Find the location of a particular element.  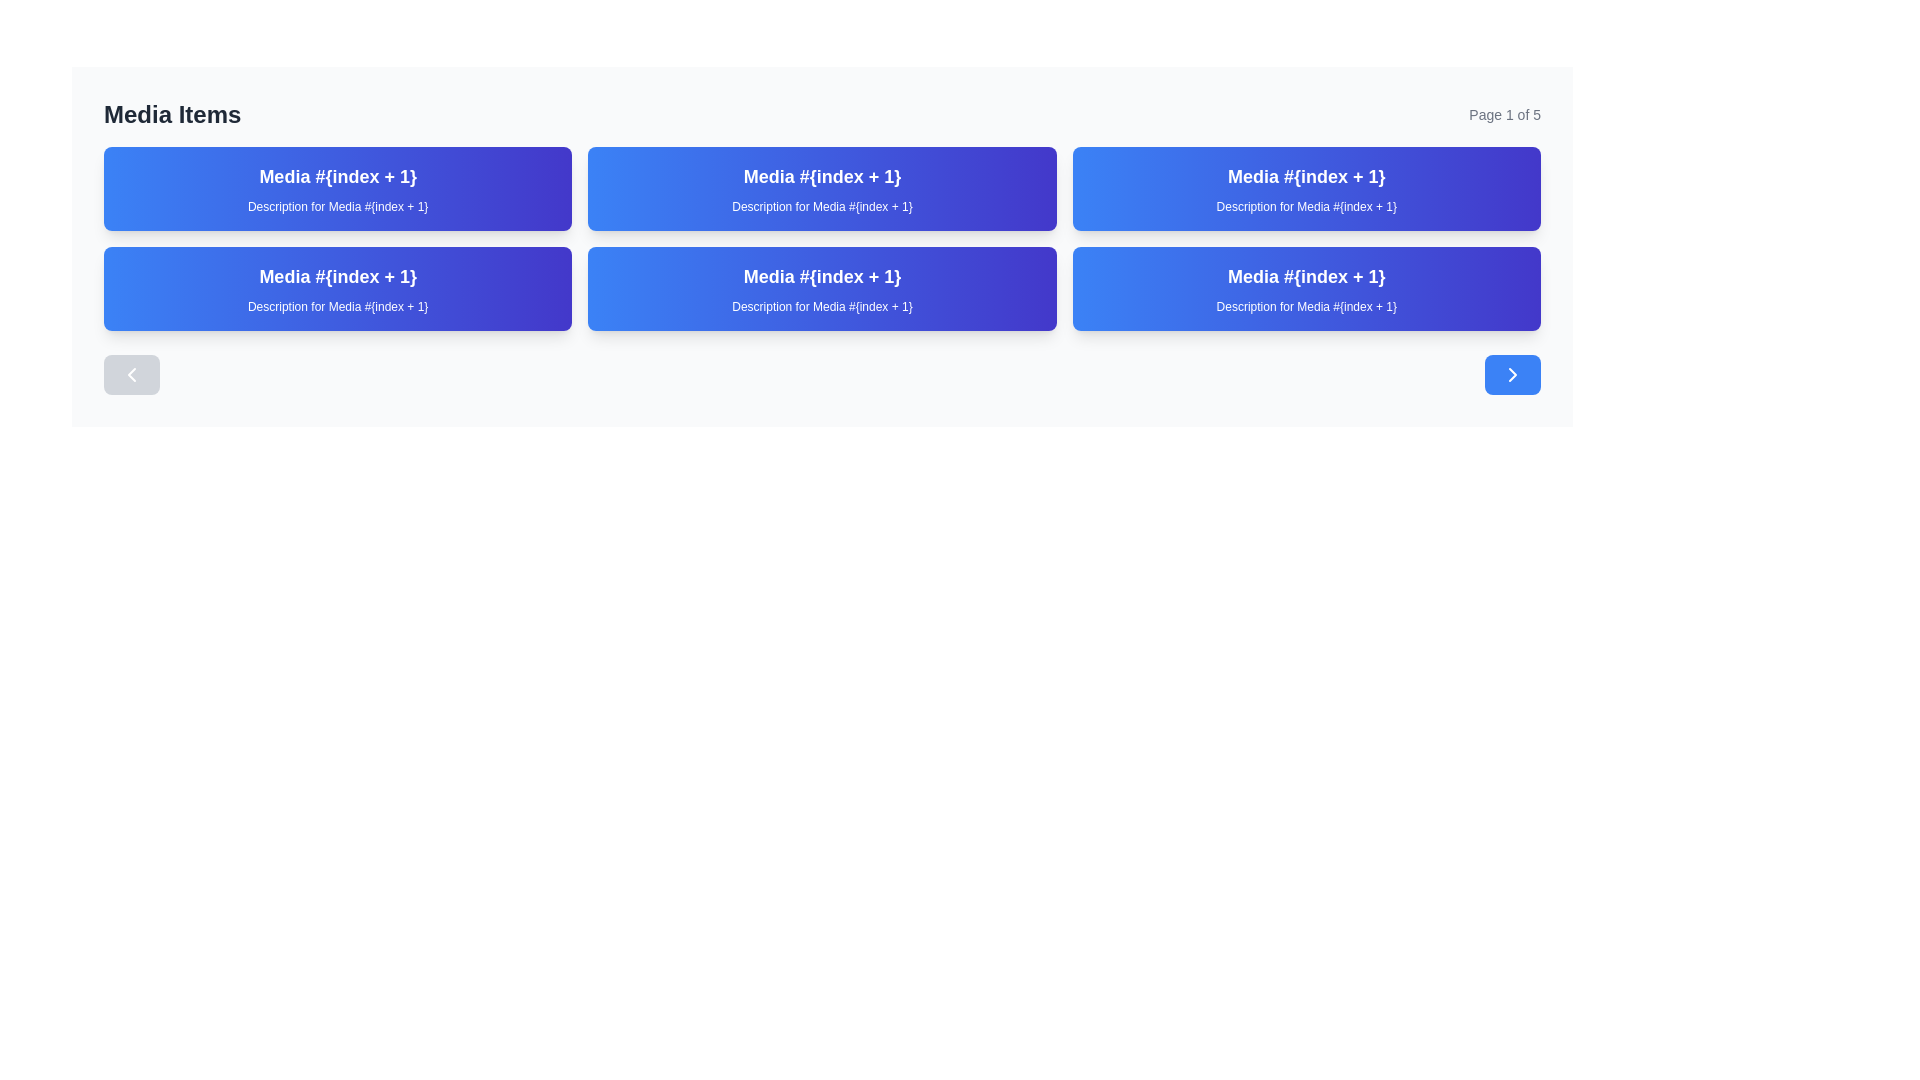

the chevron arrow icon located within a blue square button at the bottom-right corner of the interface, which indicates a navigation function is located at coordinates (1512, 374).